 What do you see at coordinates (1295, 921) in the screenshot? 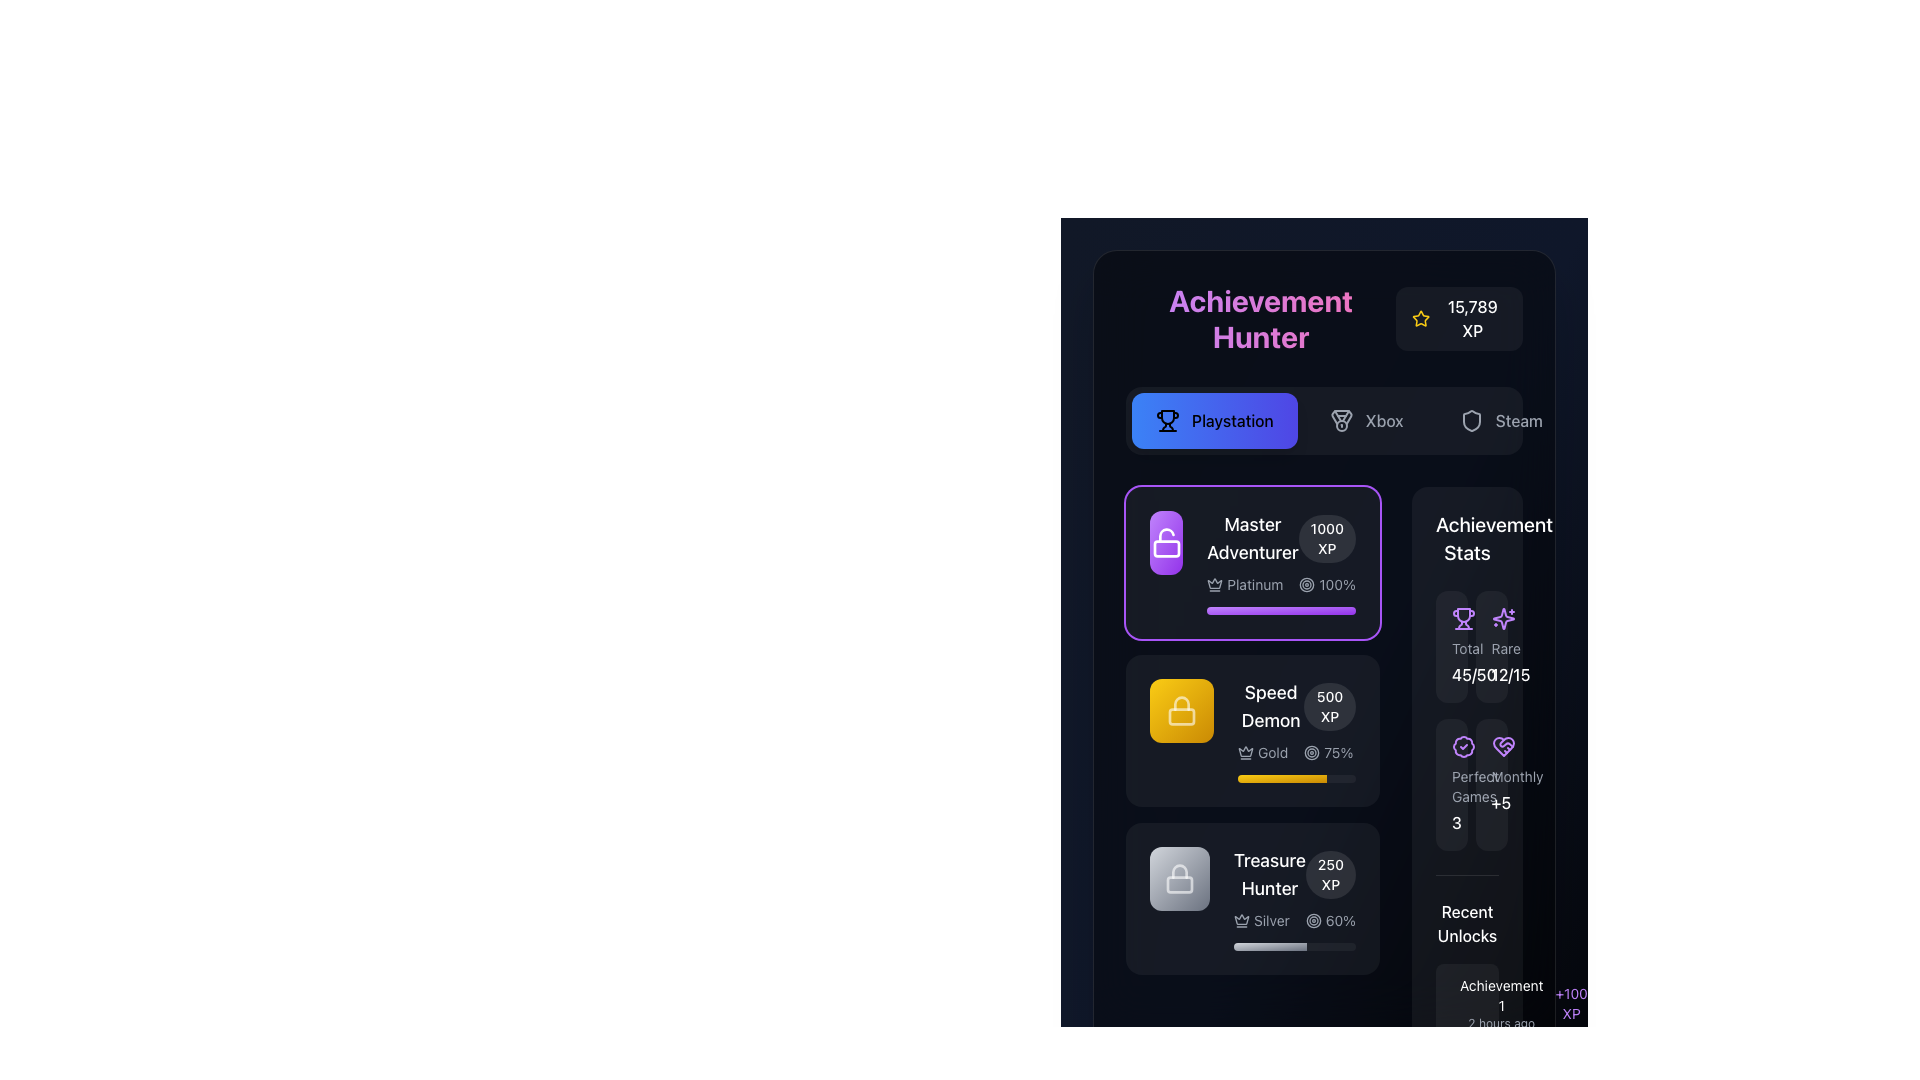
I see `structure of the Label with icons featuring a crown icon and 'Silver' text, as well as a circular target-like icon with '60%', located within the 'Treasure Hunter' card in the 'Achievement Hunter' section` at bounding box center [1295, 921].